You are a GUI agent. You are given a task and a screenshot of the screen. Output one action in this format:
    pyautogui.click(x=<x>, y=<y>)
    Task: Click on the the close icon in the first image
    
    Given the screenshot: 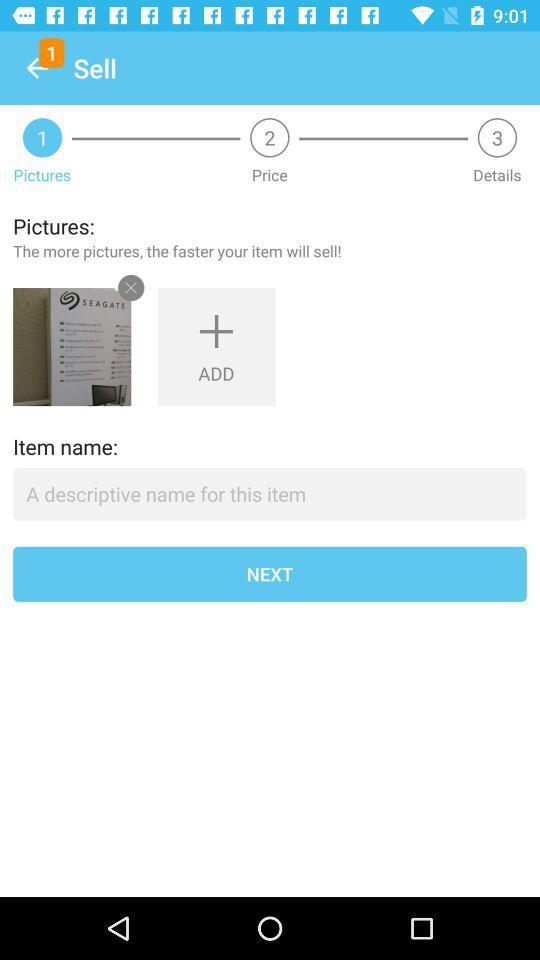 What is the action you would take?
    pyautogui.click(x=131, y=287)
    